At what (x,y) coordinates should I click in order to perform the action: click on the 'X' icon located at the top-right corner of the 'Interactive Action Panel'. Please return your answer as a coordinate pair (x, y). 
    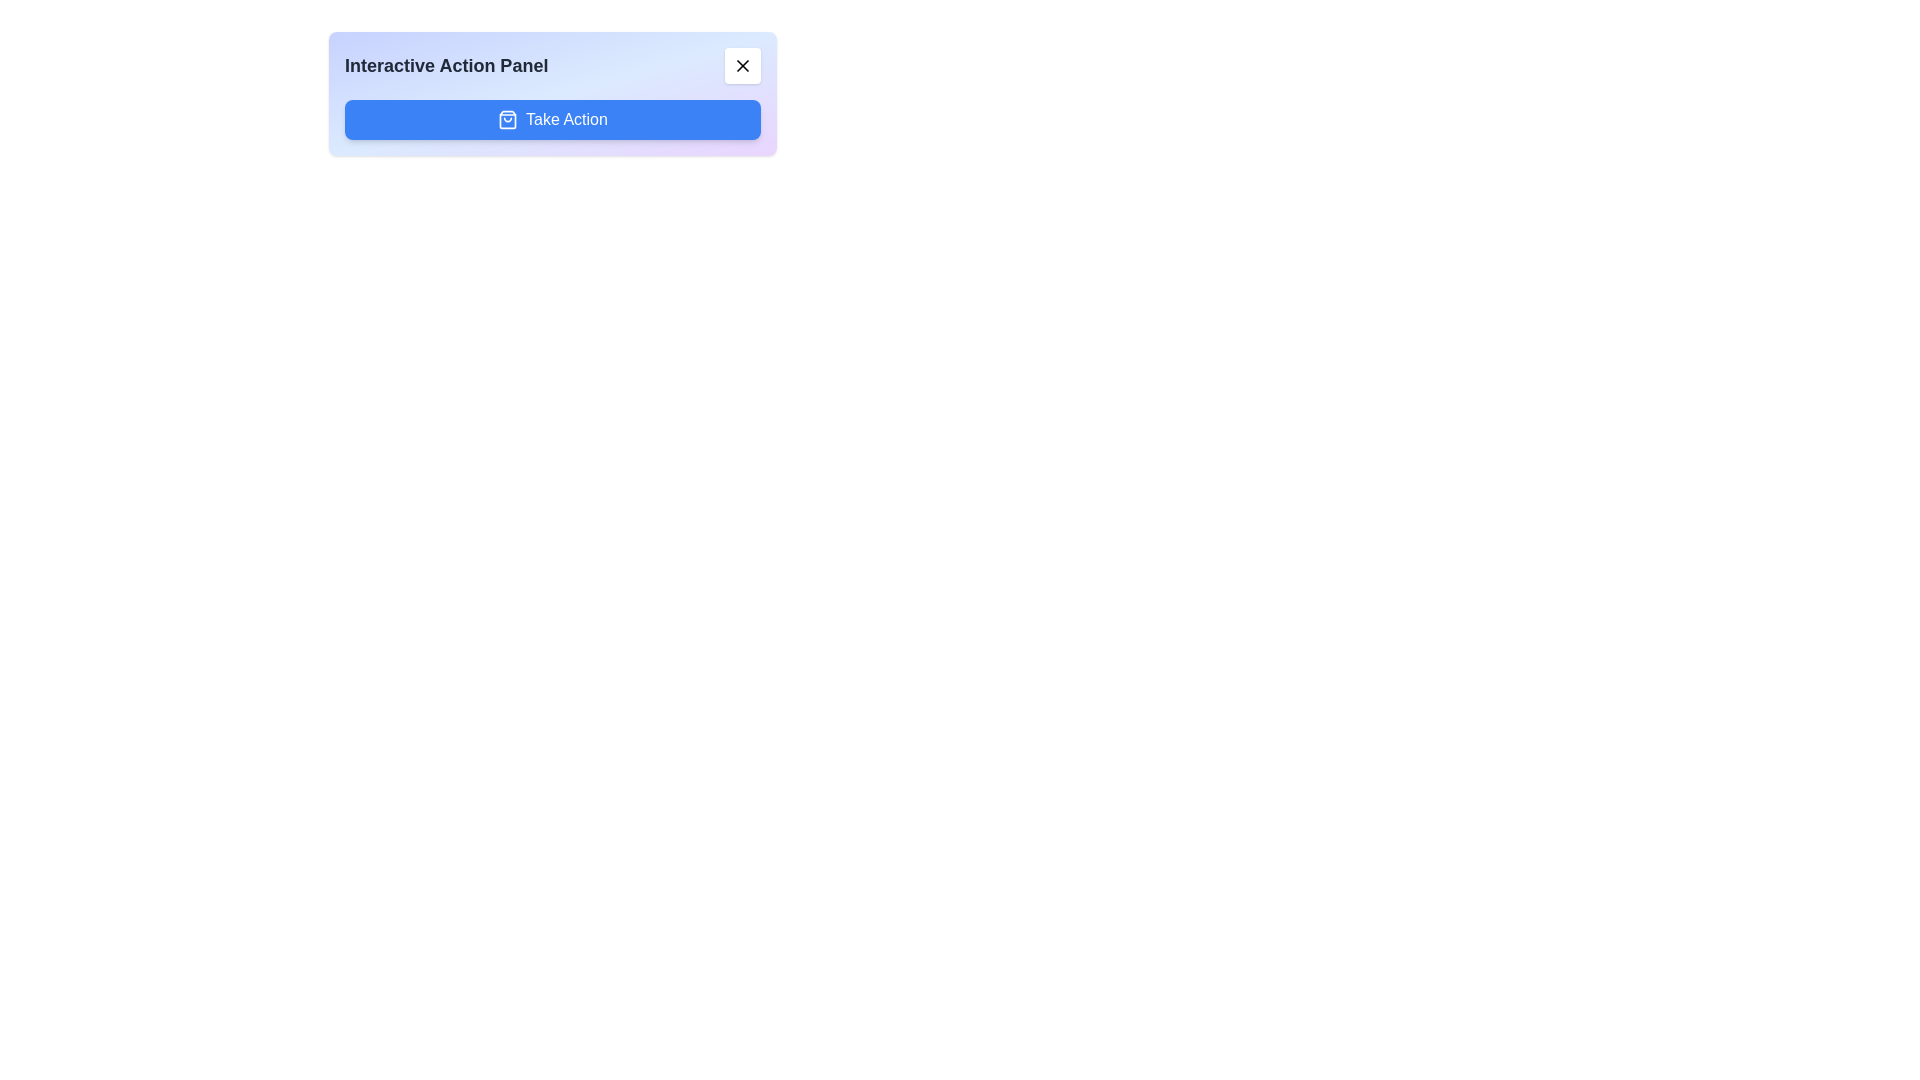
    Looking at the image, I should click on (742, 64).